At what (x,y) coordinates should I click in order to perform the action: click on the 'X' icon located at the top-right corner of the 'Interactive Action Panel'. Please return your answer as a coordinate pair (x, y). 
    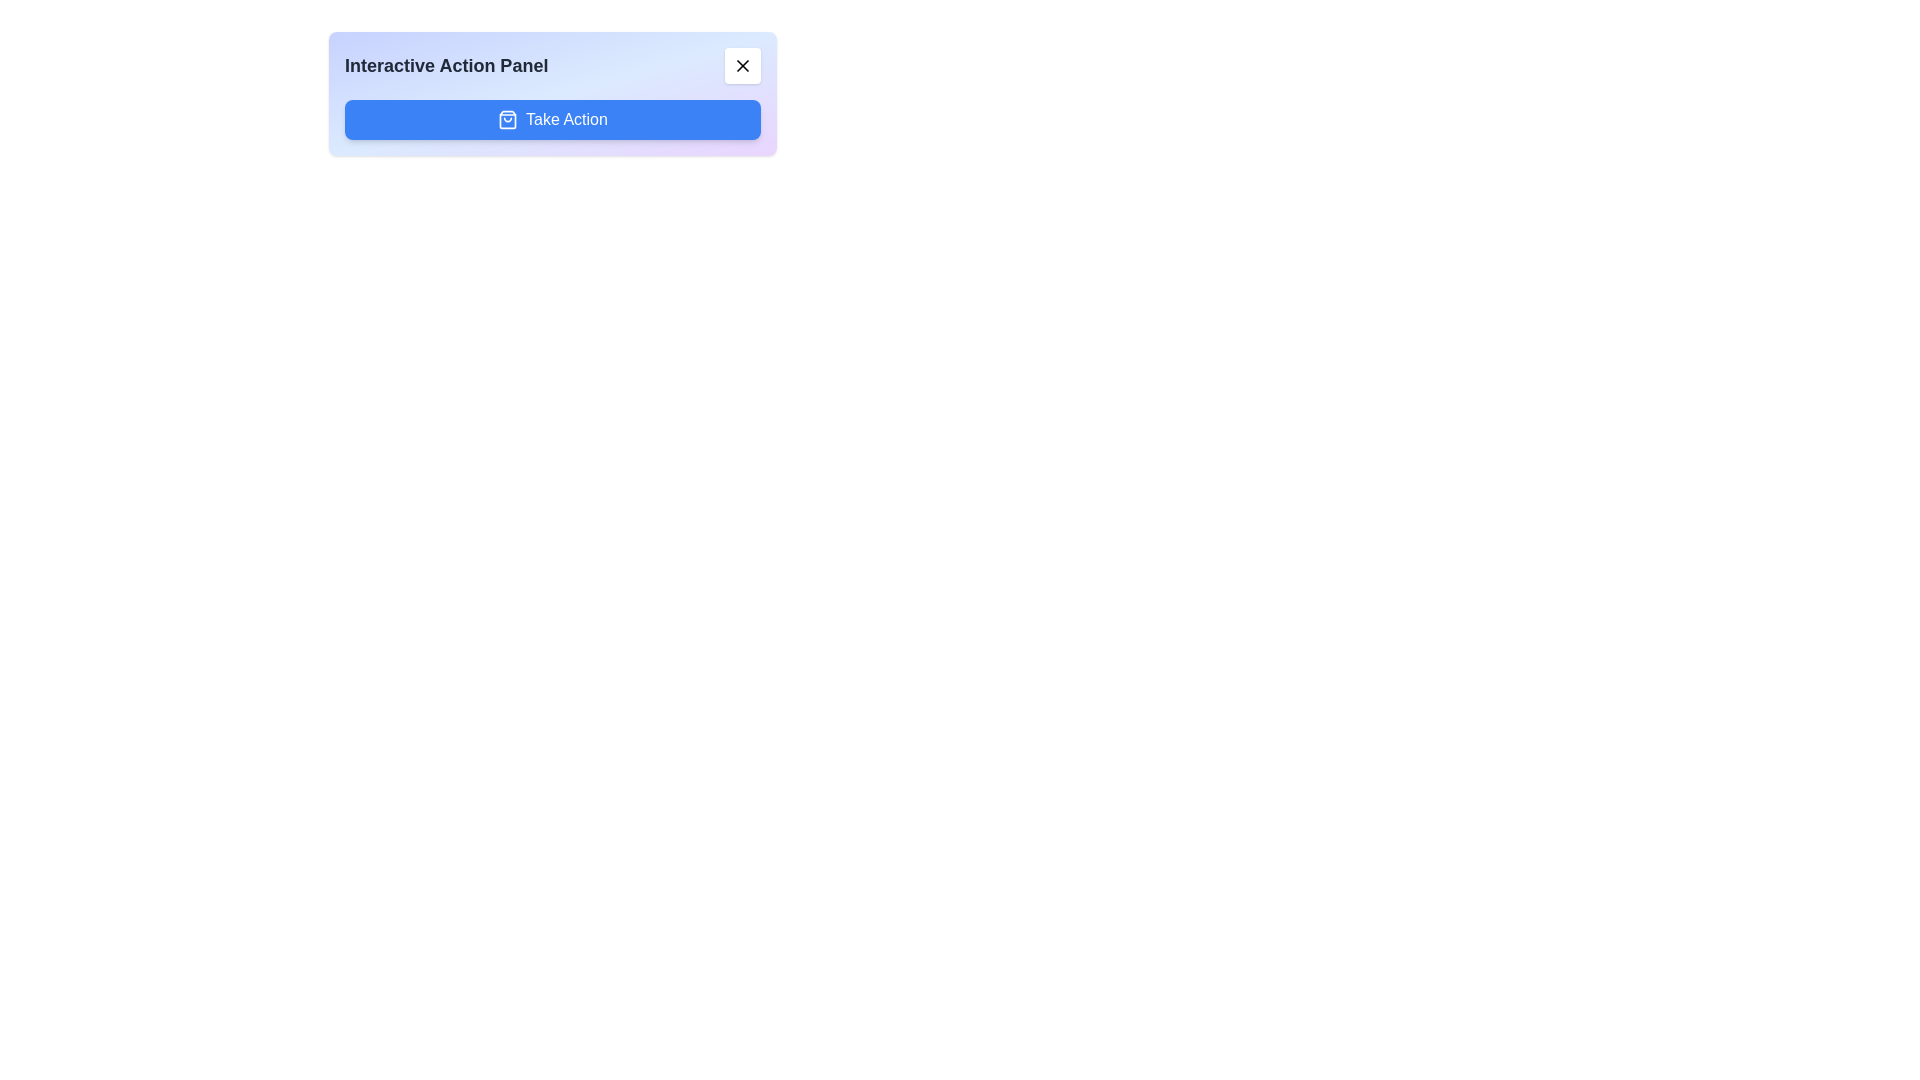
    Looking at the image, I should click on (742, 64).